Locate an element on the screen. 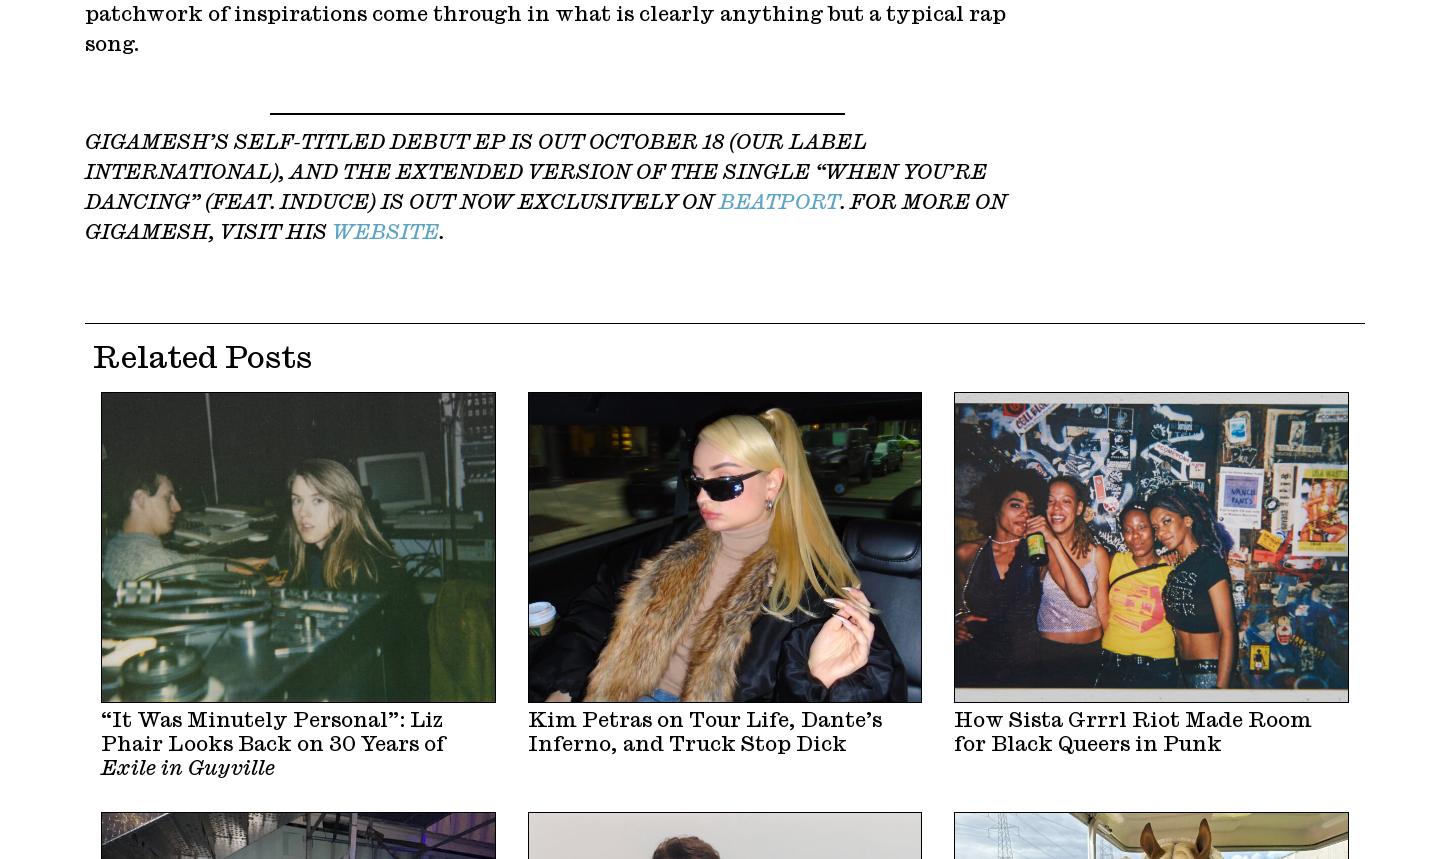 The image size is (1450, 859). '.' is located at coordinates (438, 232).